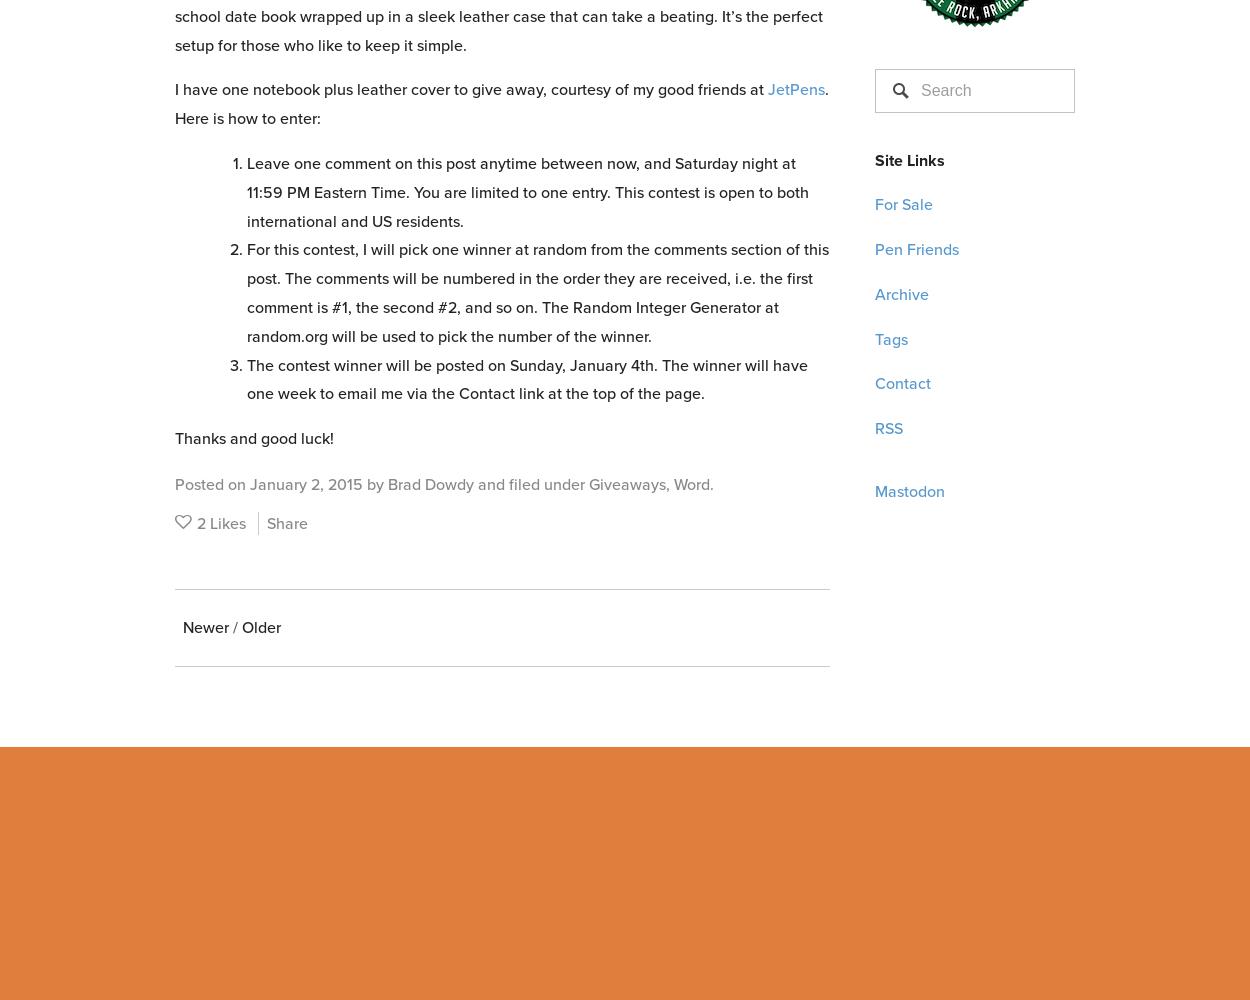 The image size is (1250, 1000). What do you see at coordinates (691, 482) in the screenshot?
I see `'Word'` at bounding box center [691, 482].